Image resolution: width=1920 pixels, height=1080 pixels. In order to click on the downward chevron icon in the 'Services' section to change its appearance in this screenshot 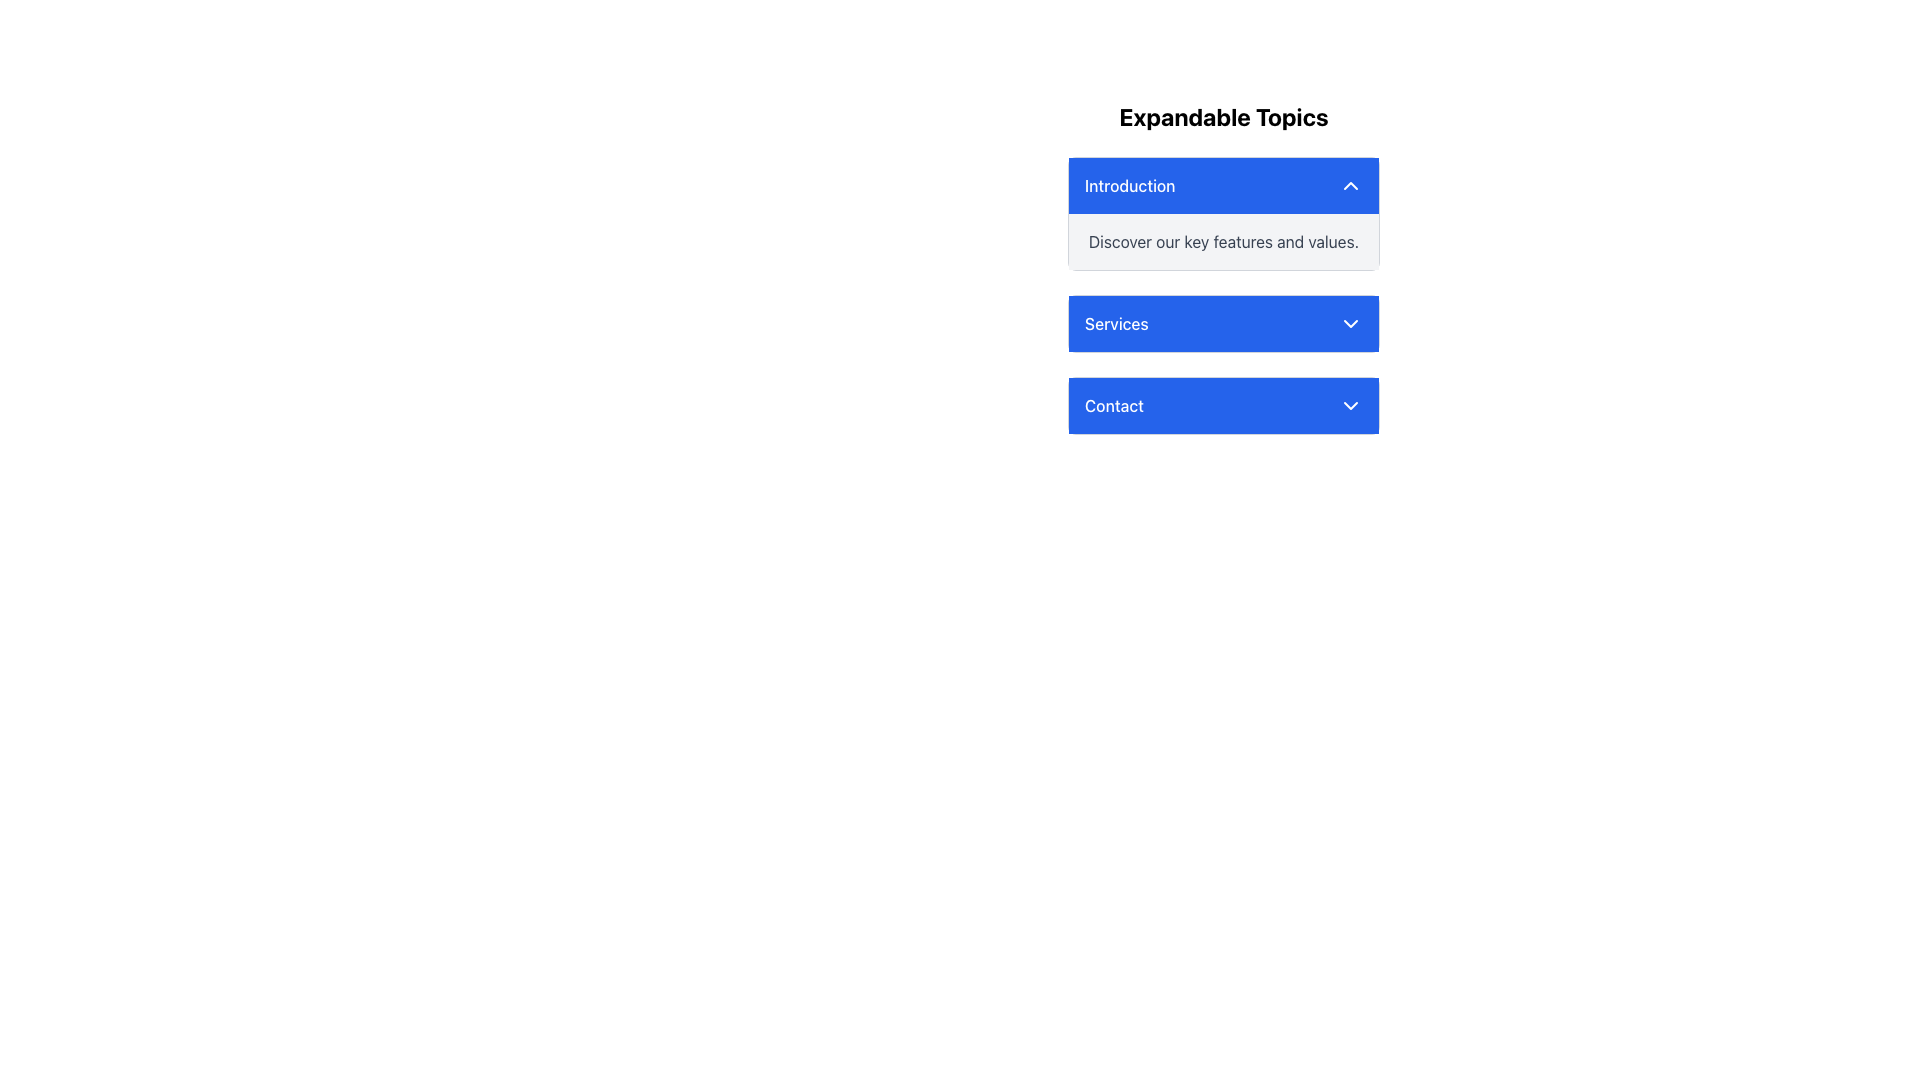, I will do `click(1350, 323)`.